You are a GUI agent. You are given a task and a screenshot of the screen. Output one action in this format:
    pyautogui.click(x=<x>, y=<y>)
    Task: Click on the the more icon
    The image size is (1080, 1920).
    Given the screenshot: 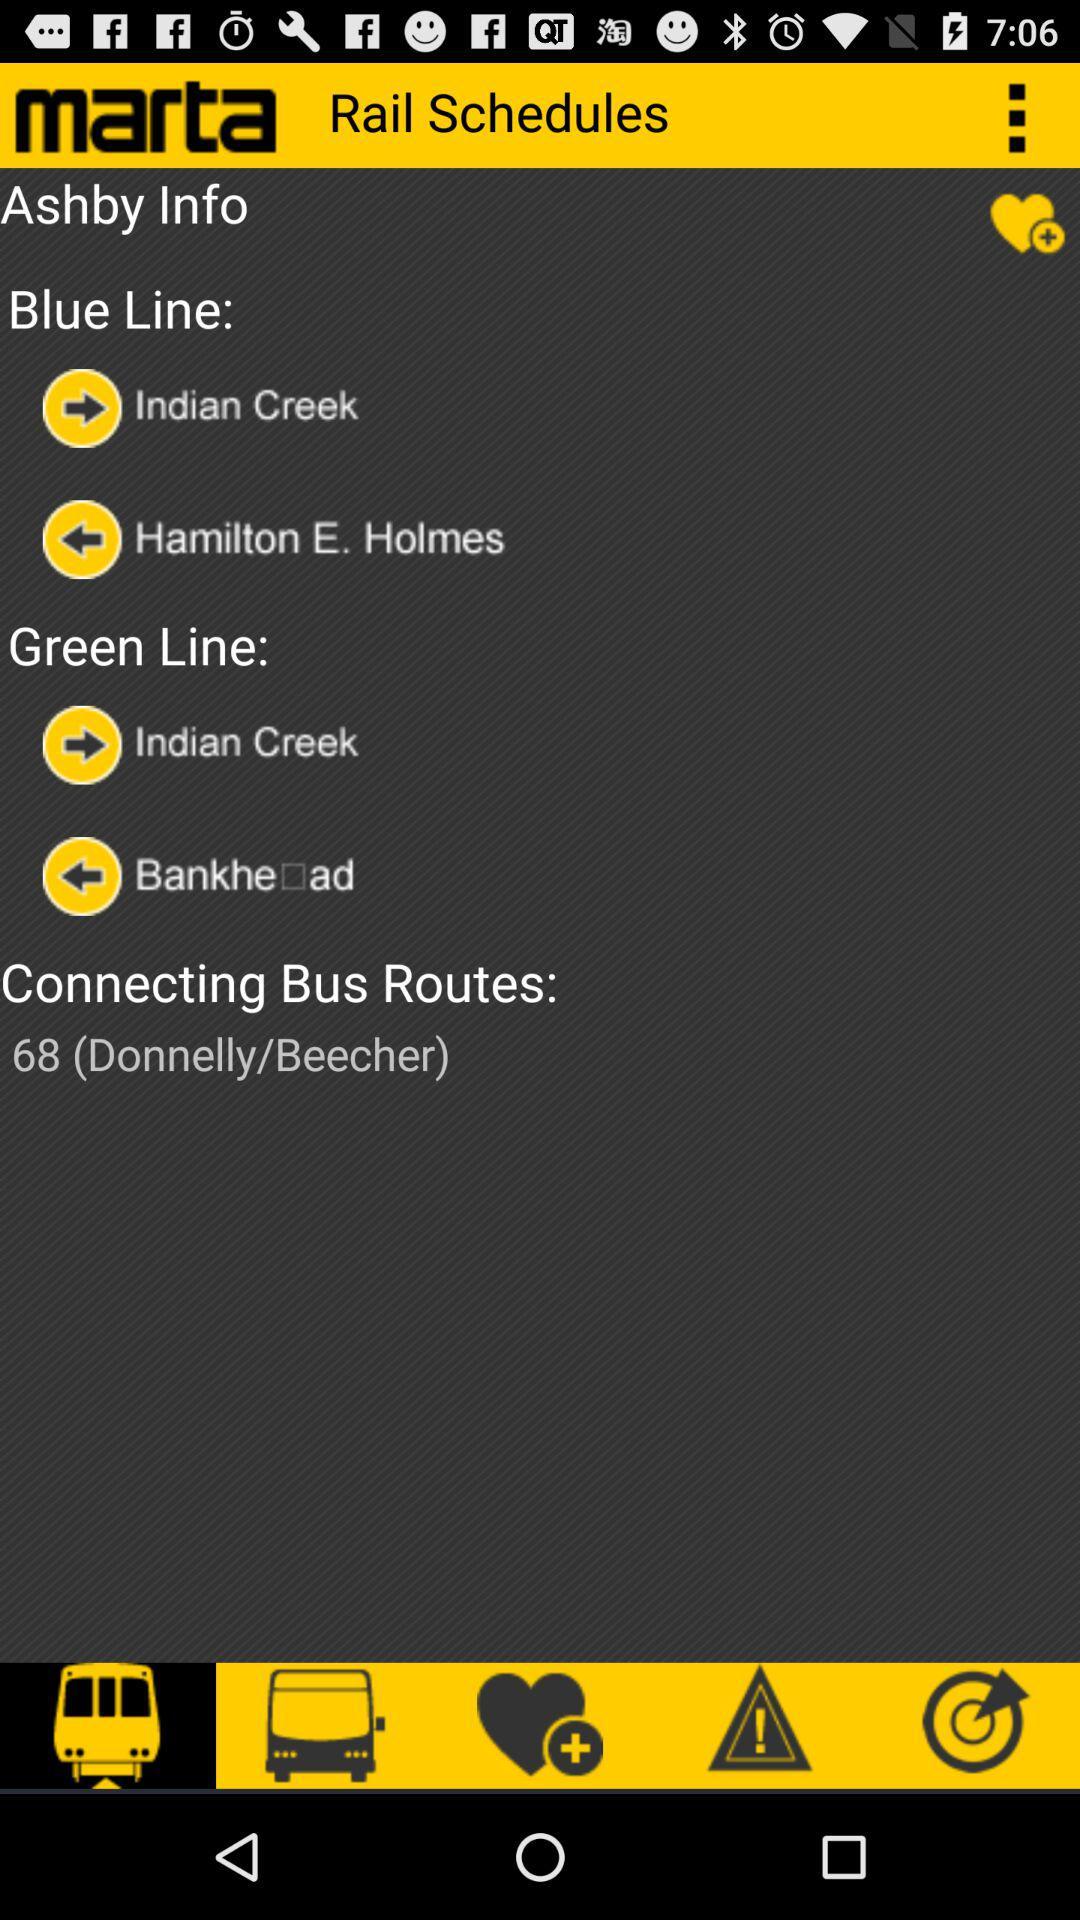 What is the action you would take?
    pyautogui.click(x=1027, y=122)
    